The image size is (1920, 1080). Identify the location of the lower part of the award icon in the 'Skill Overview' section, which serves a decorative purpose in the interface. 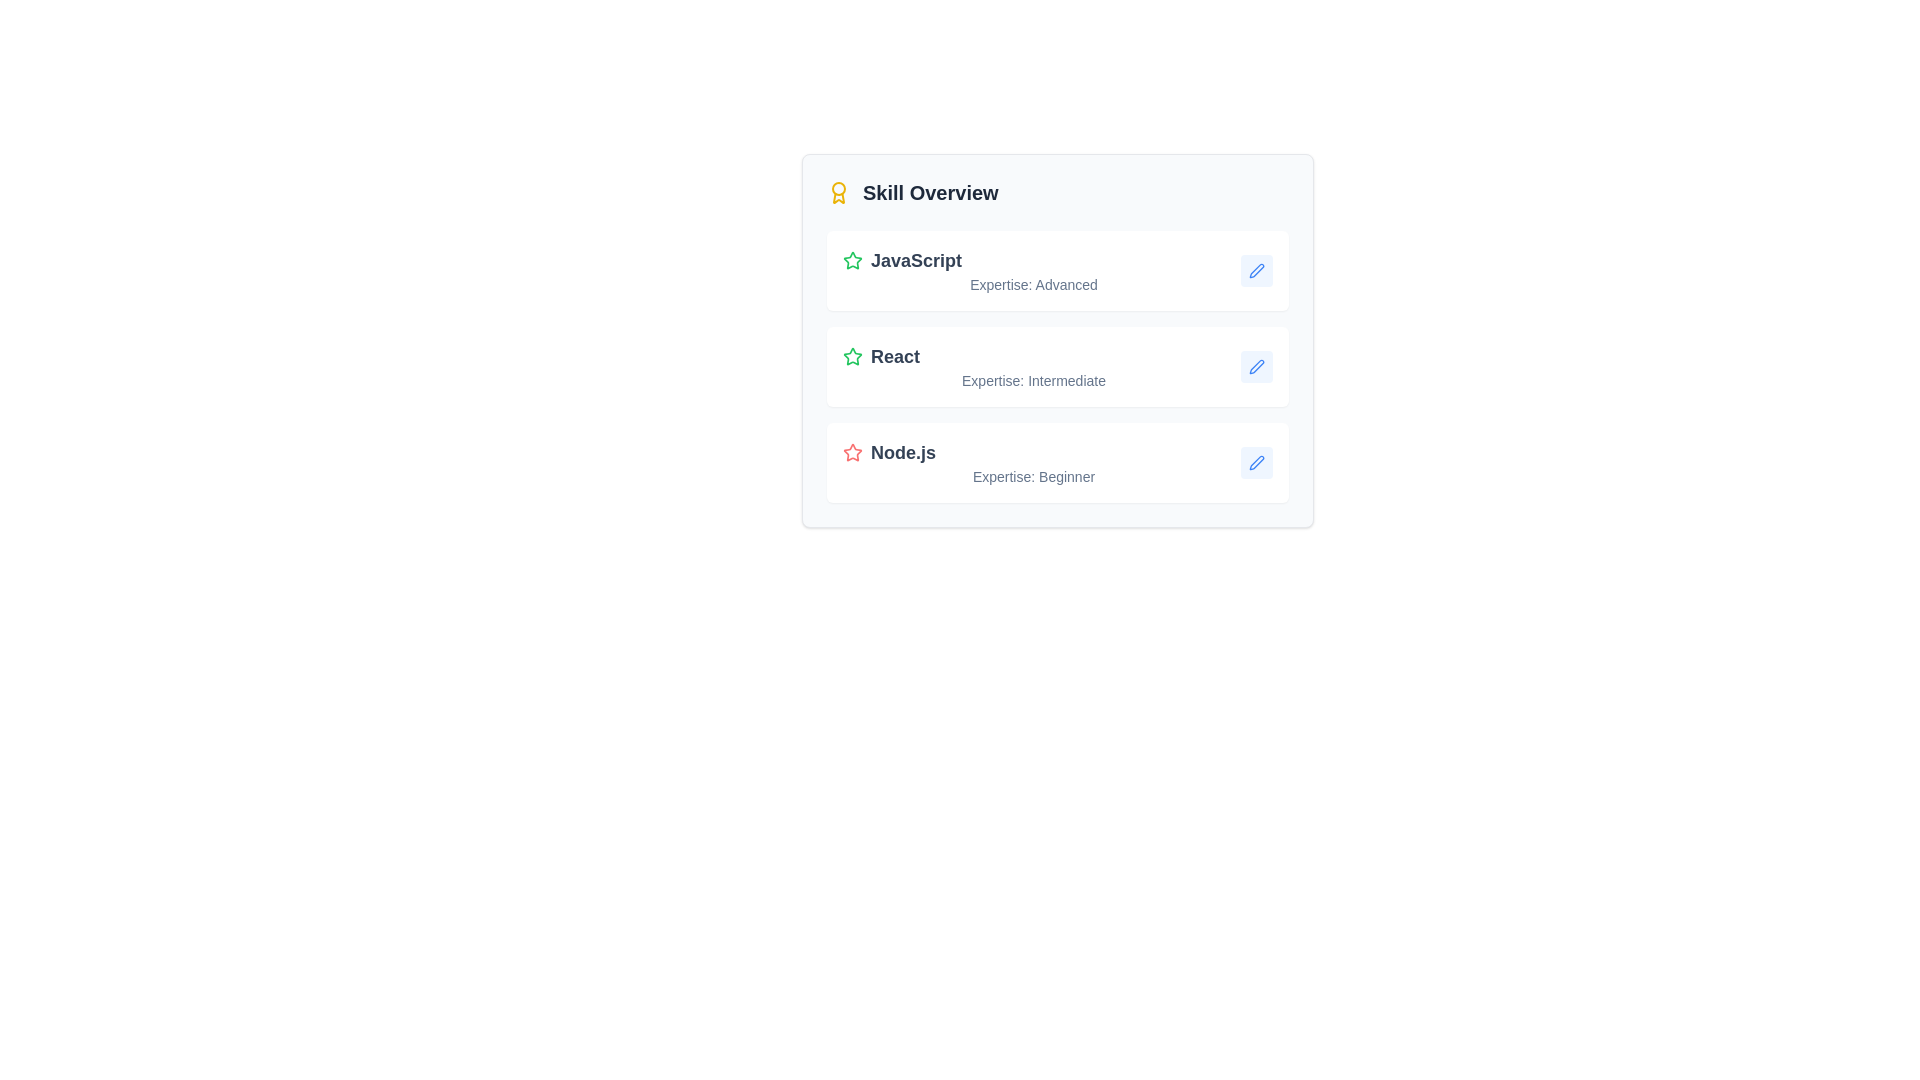
(839, 198).